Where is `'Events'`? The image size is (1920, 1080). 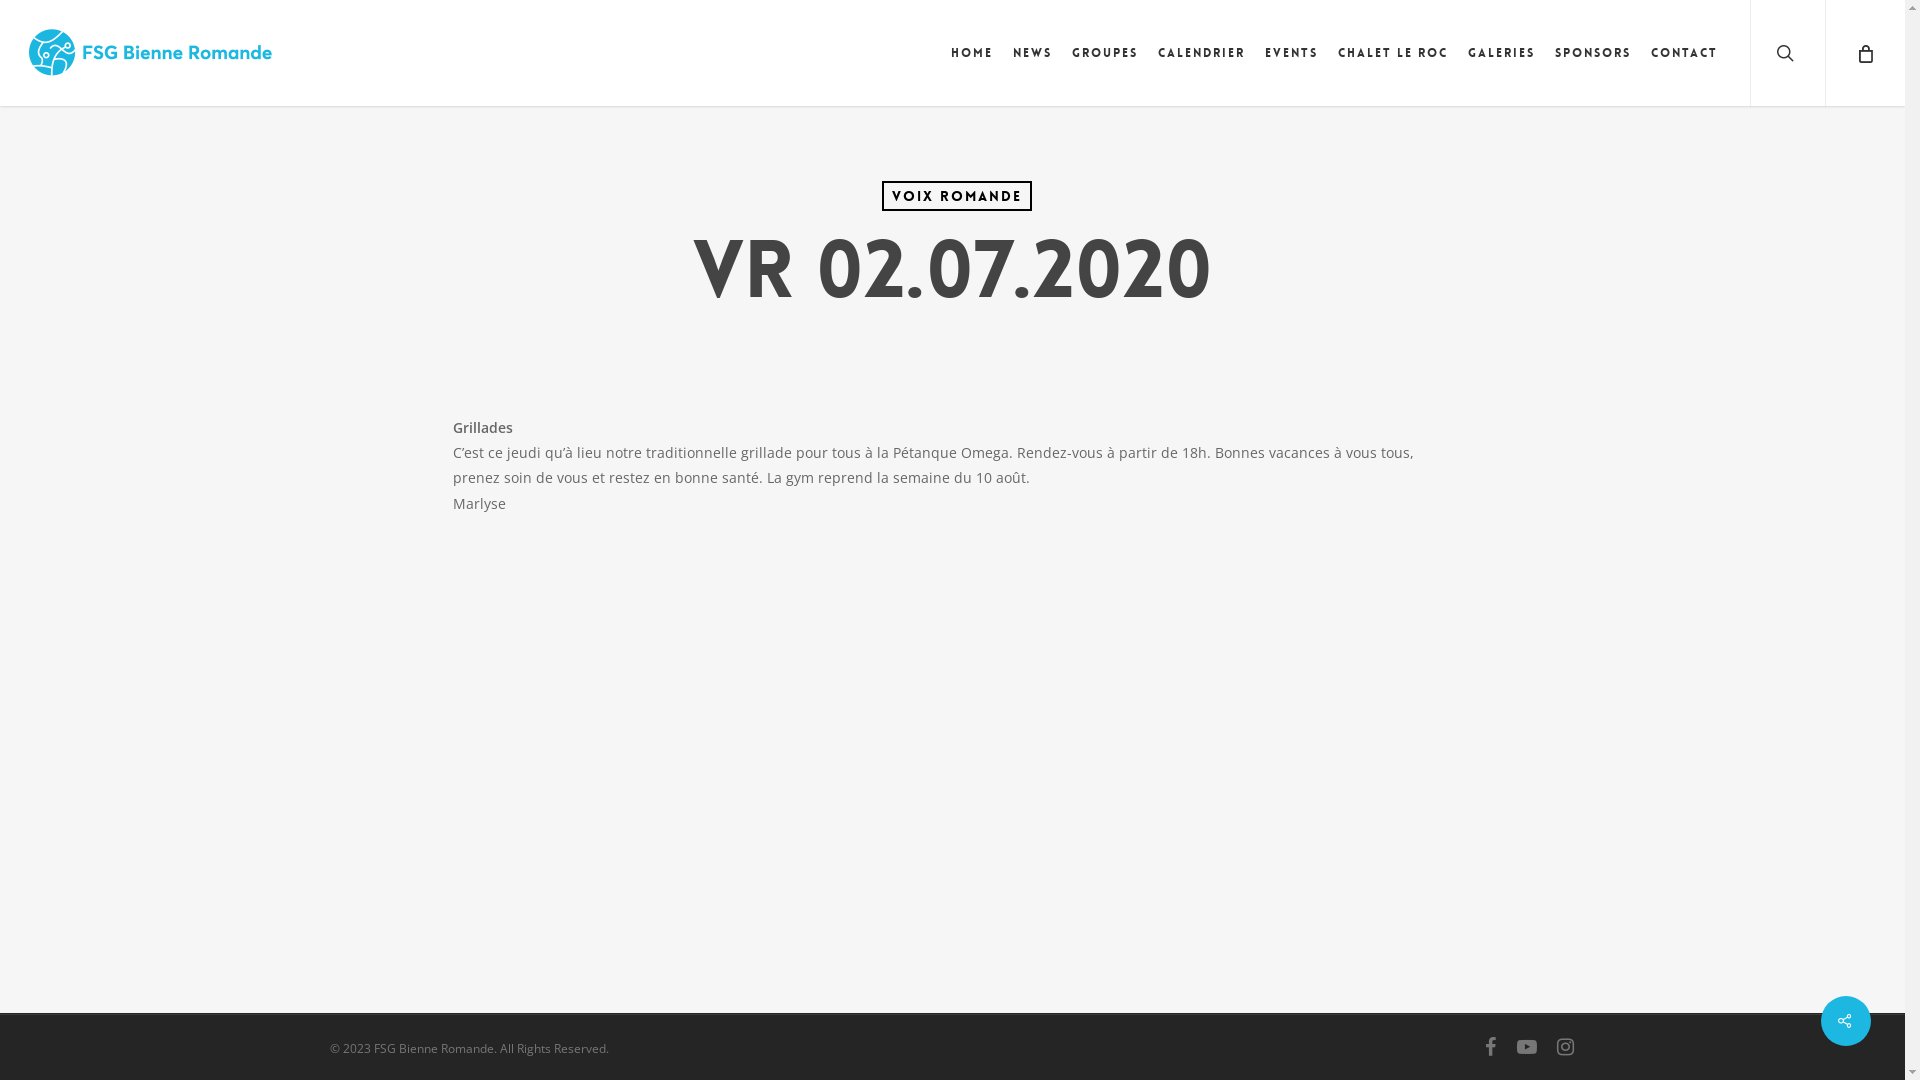 'Events' is located at coordinates (1291, 52).